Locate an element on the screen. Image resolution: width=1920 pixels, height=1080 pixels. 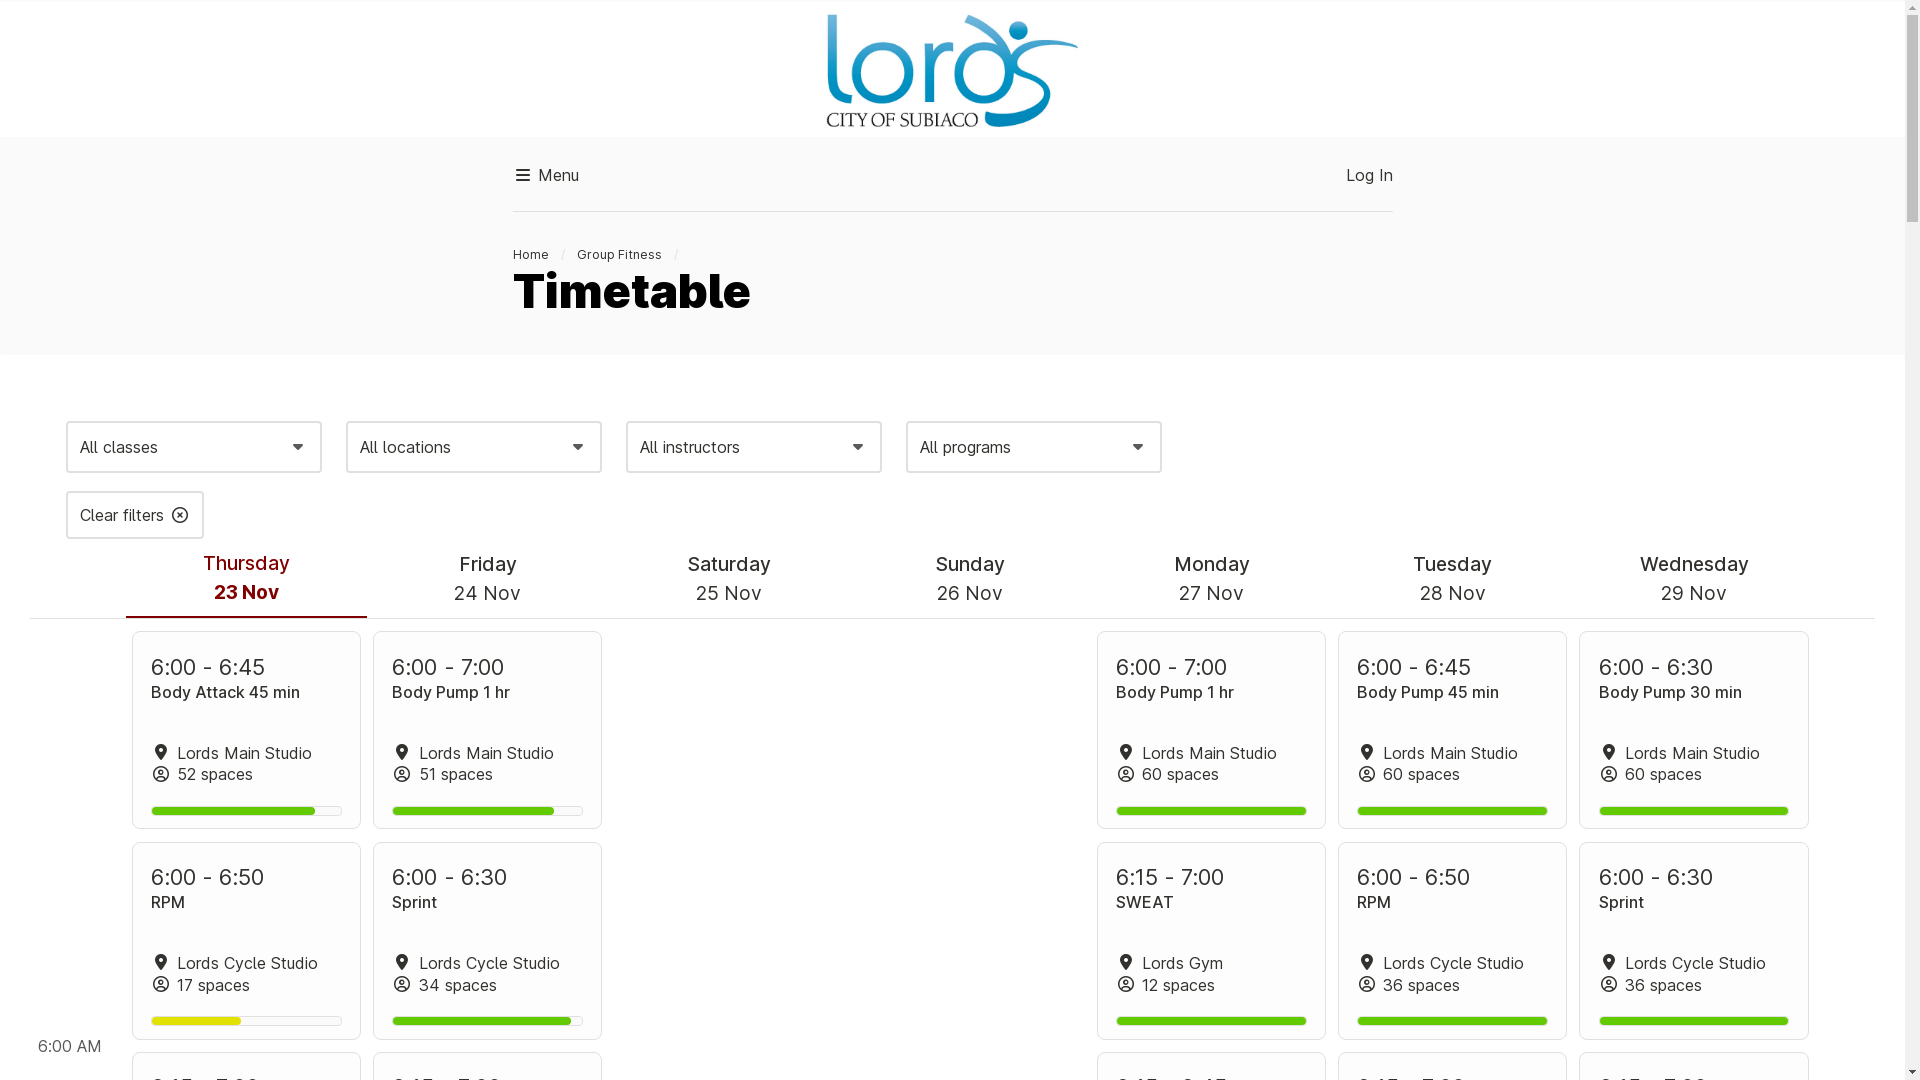
'Body Pump 45 min is located at coordinates (1452, 729).